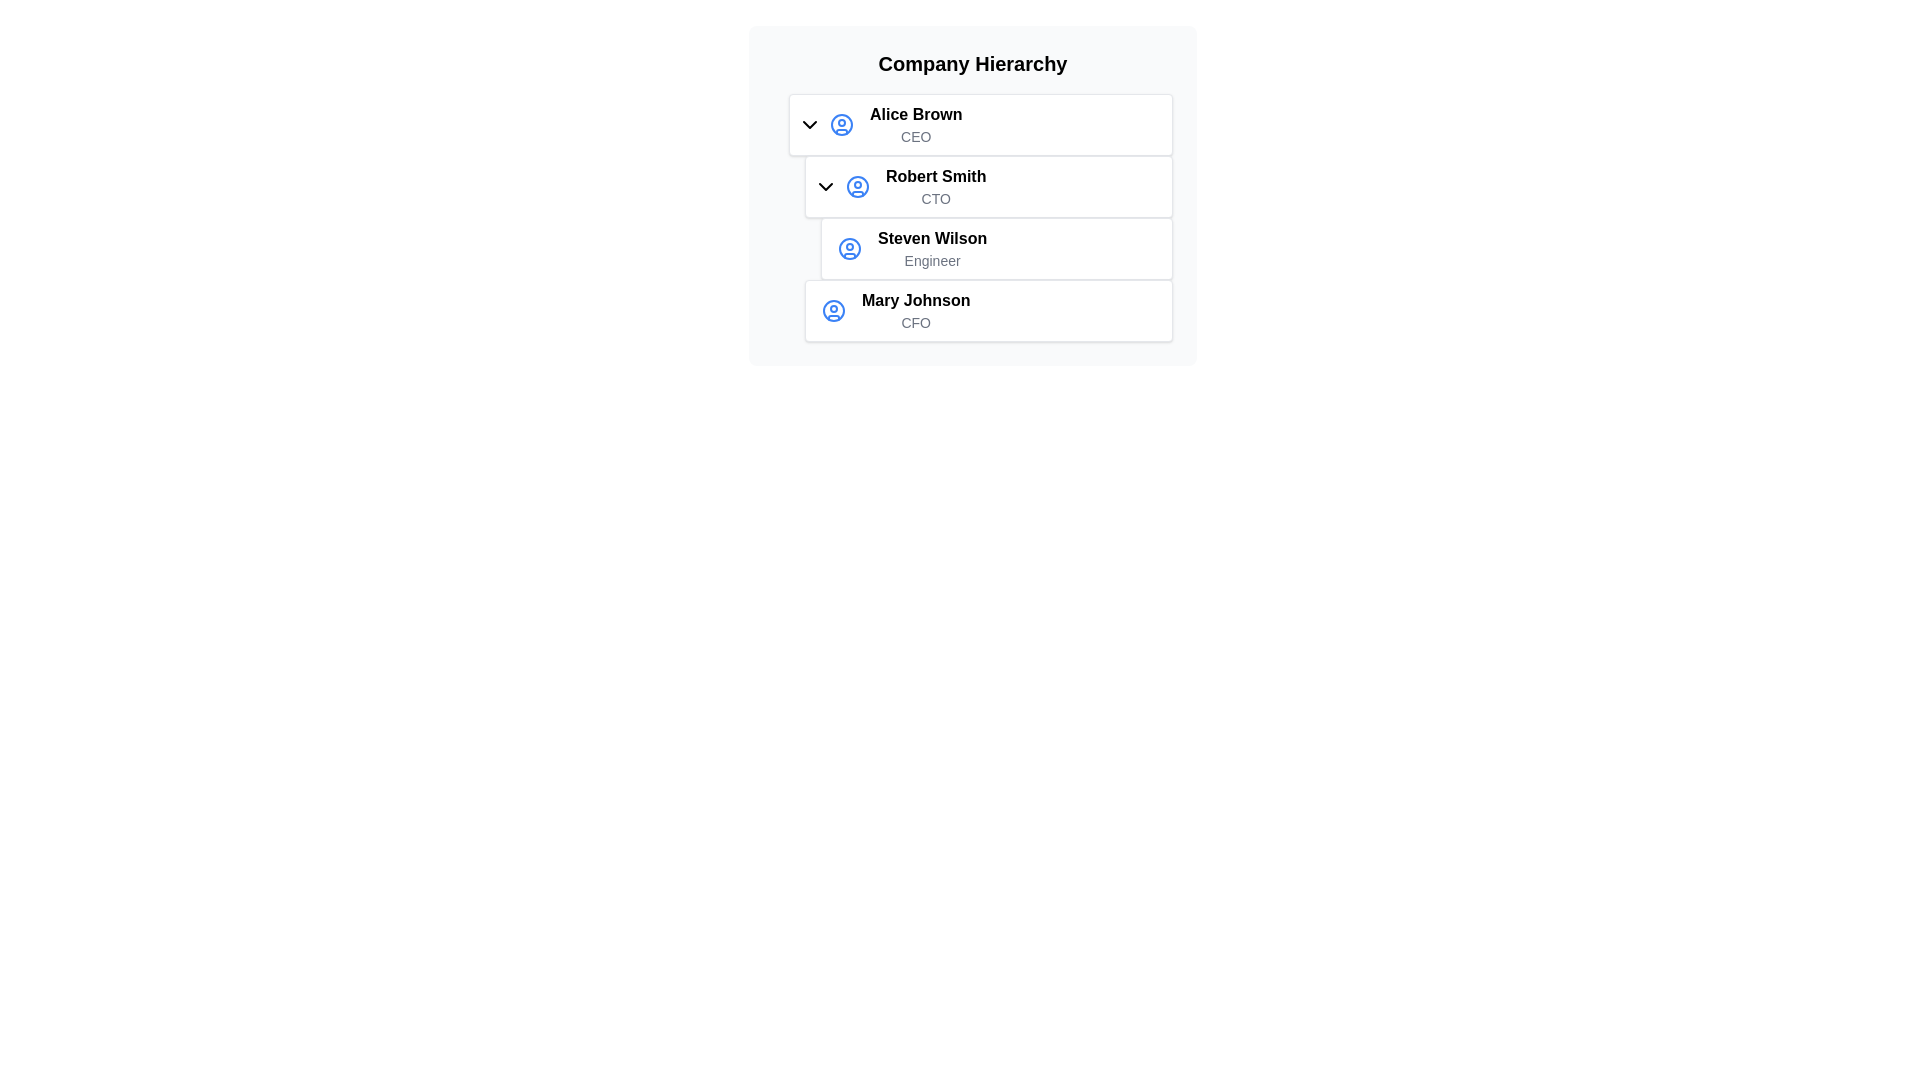 This screenshot has height=1080, width=1920. What do you see at coordinates (858, 186) in the screenshot?
I see `the user associated with the 'Robert Smith CTO' entry` at bounding box center [858, 186].